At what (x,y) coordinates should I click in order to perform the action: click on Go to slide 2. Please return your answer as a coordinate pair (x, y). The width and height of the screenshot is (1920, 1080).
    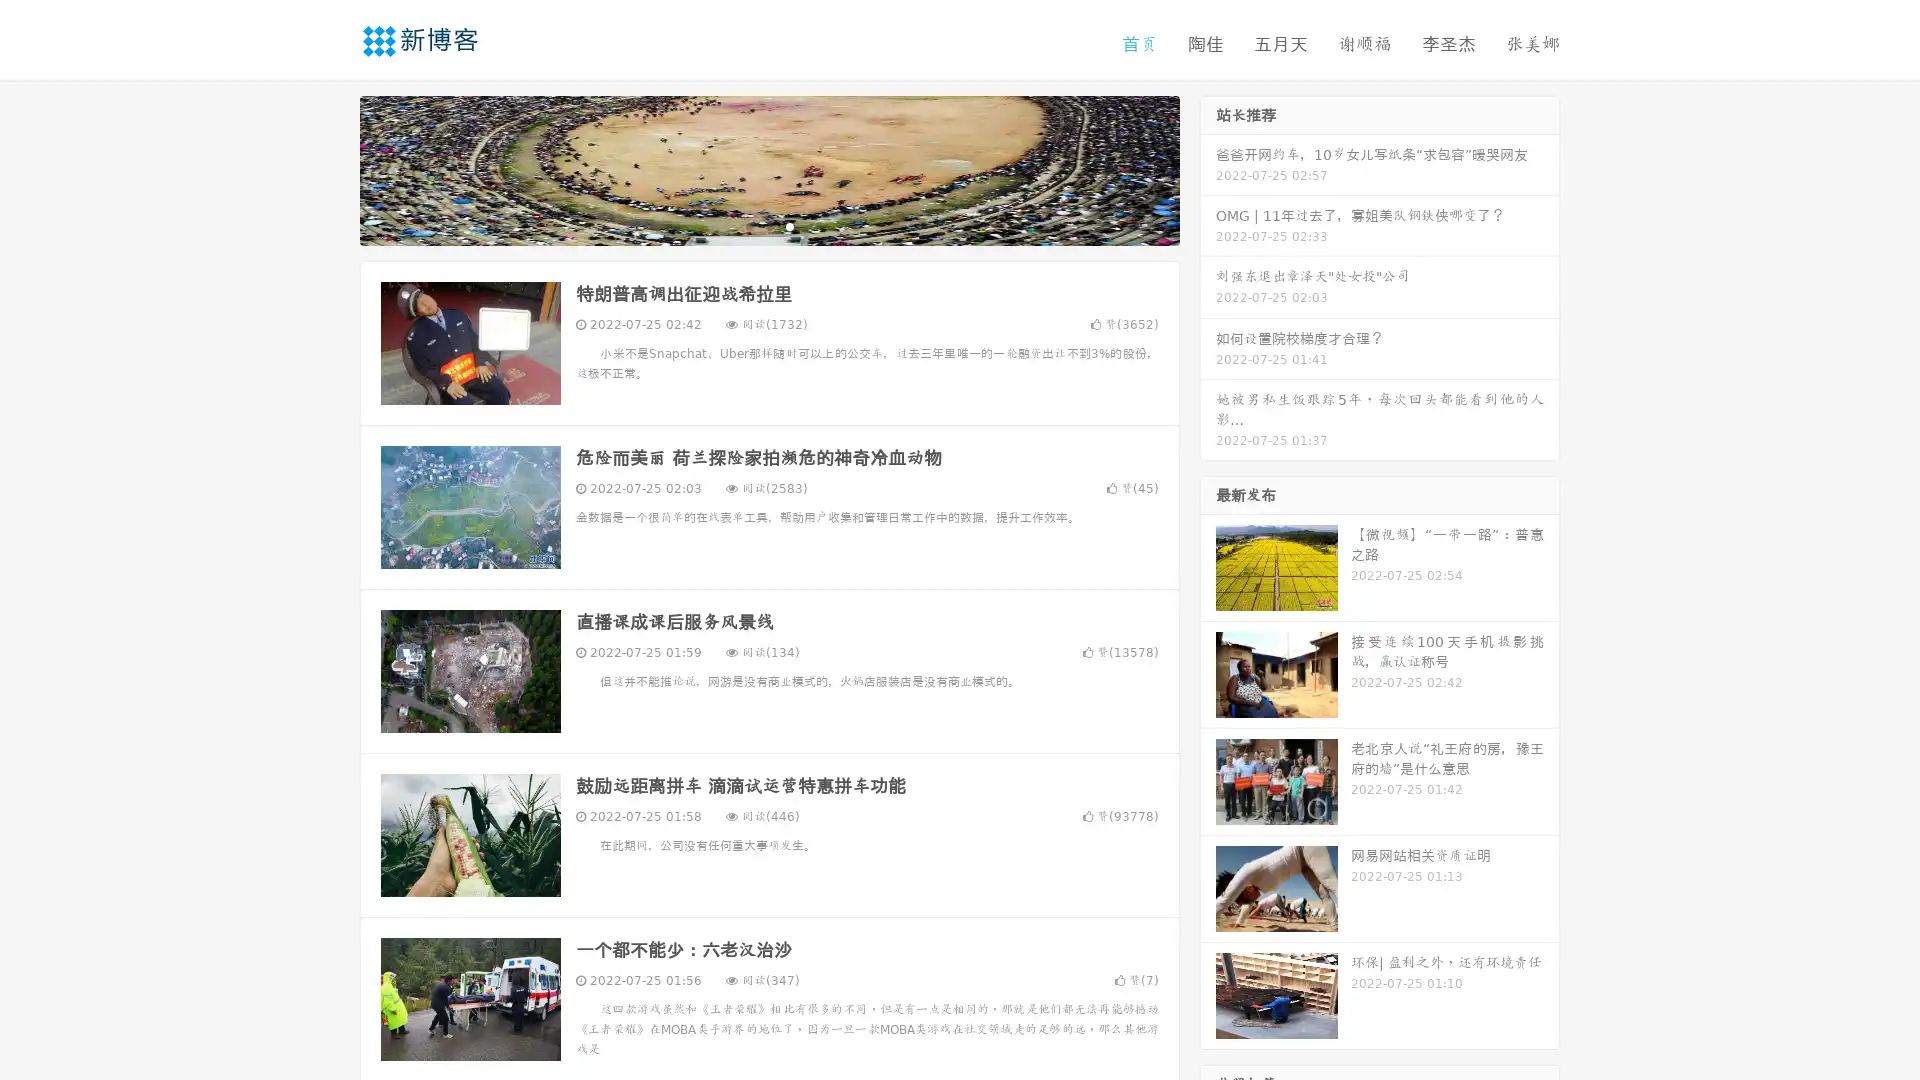
    Looking at the image, I should click on (768, 225).